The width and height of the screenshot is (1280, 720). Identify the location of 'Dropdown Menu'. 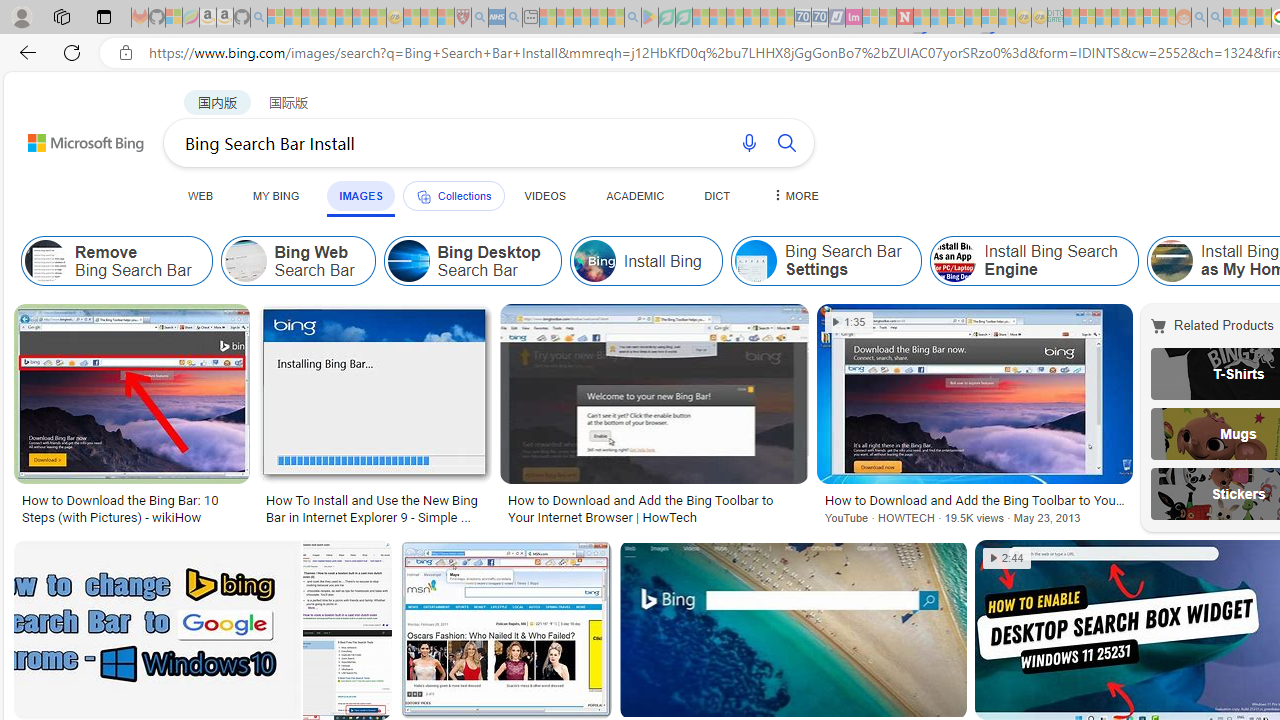
(792, 195).